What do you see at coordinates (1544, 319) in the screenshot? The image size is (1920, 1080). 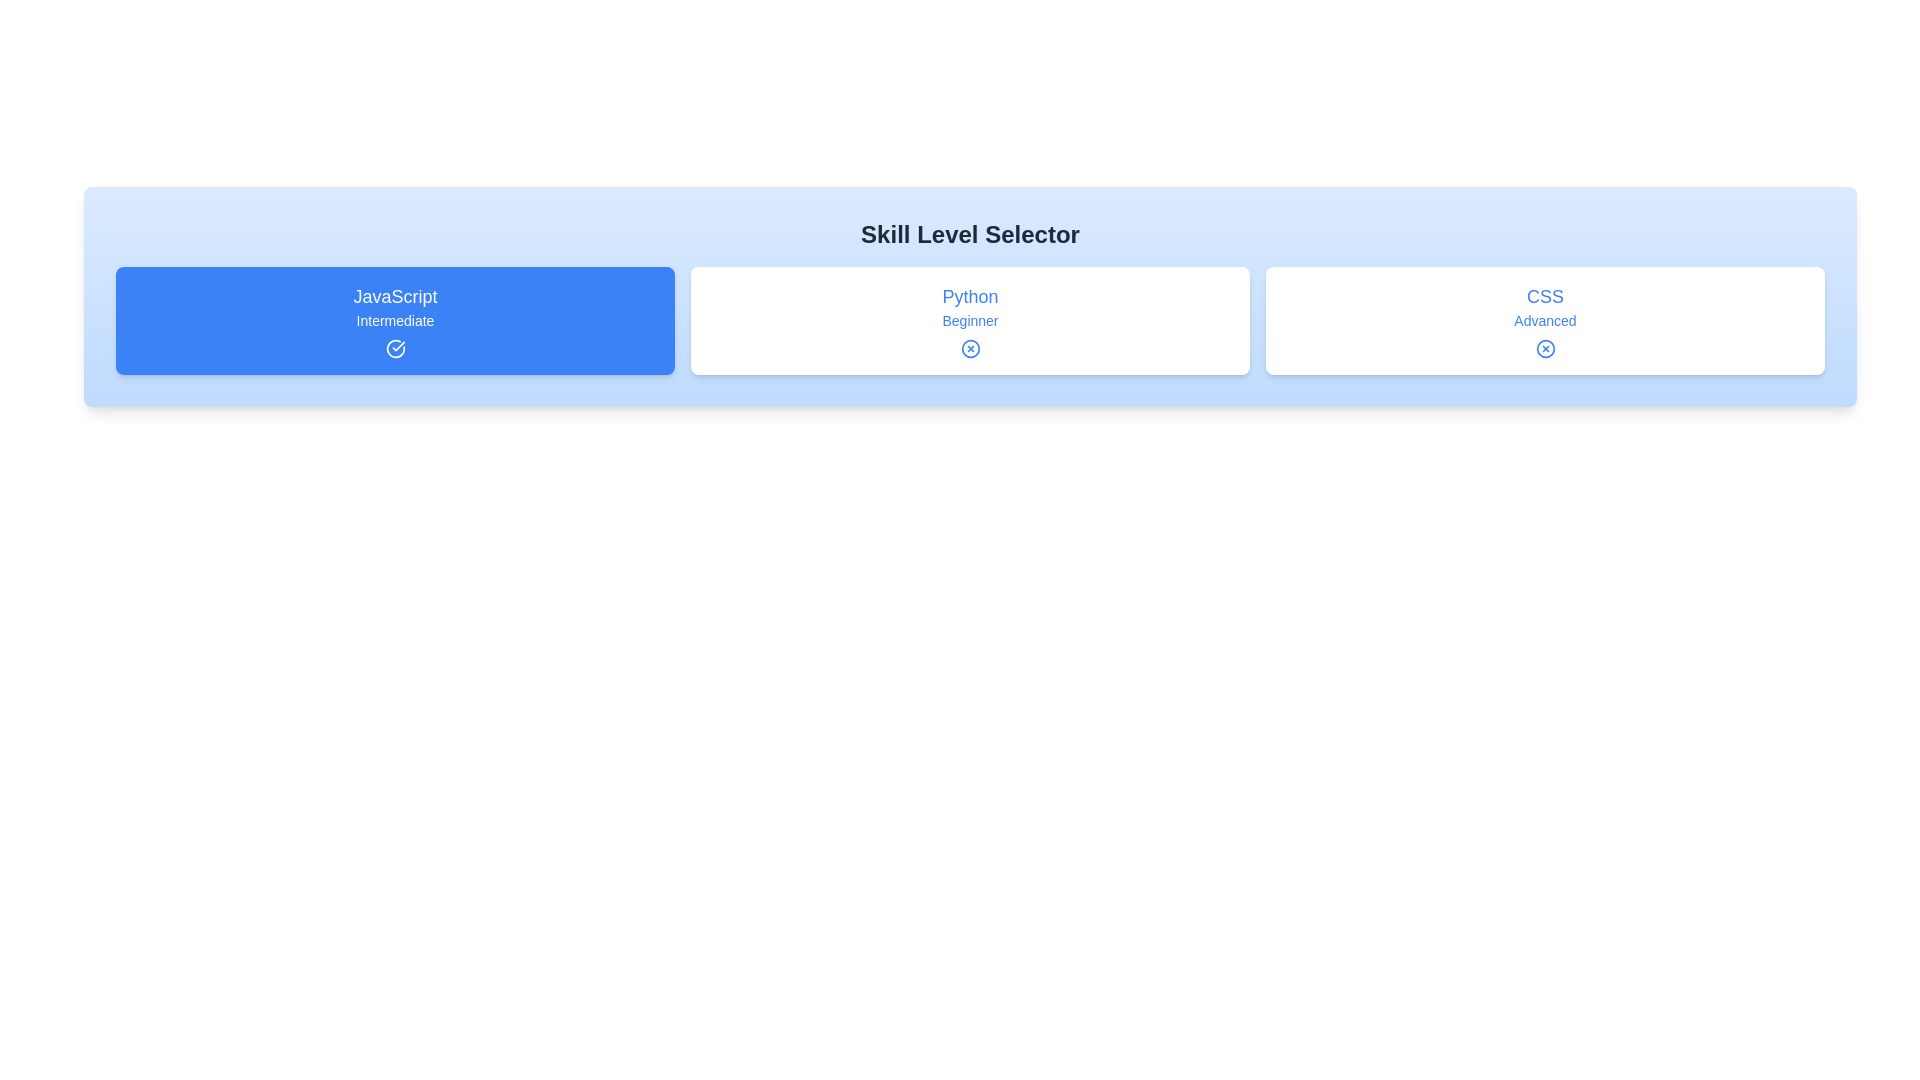 I see `the skill chip labeled 'CSS' by clicking on it` at bounding box center [1544, 319].